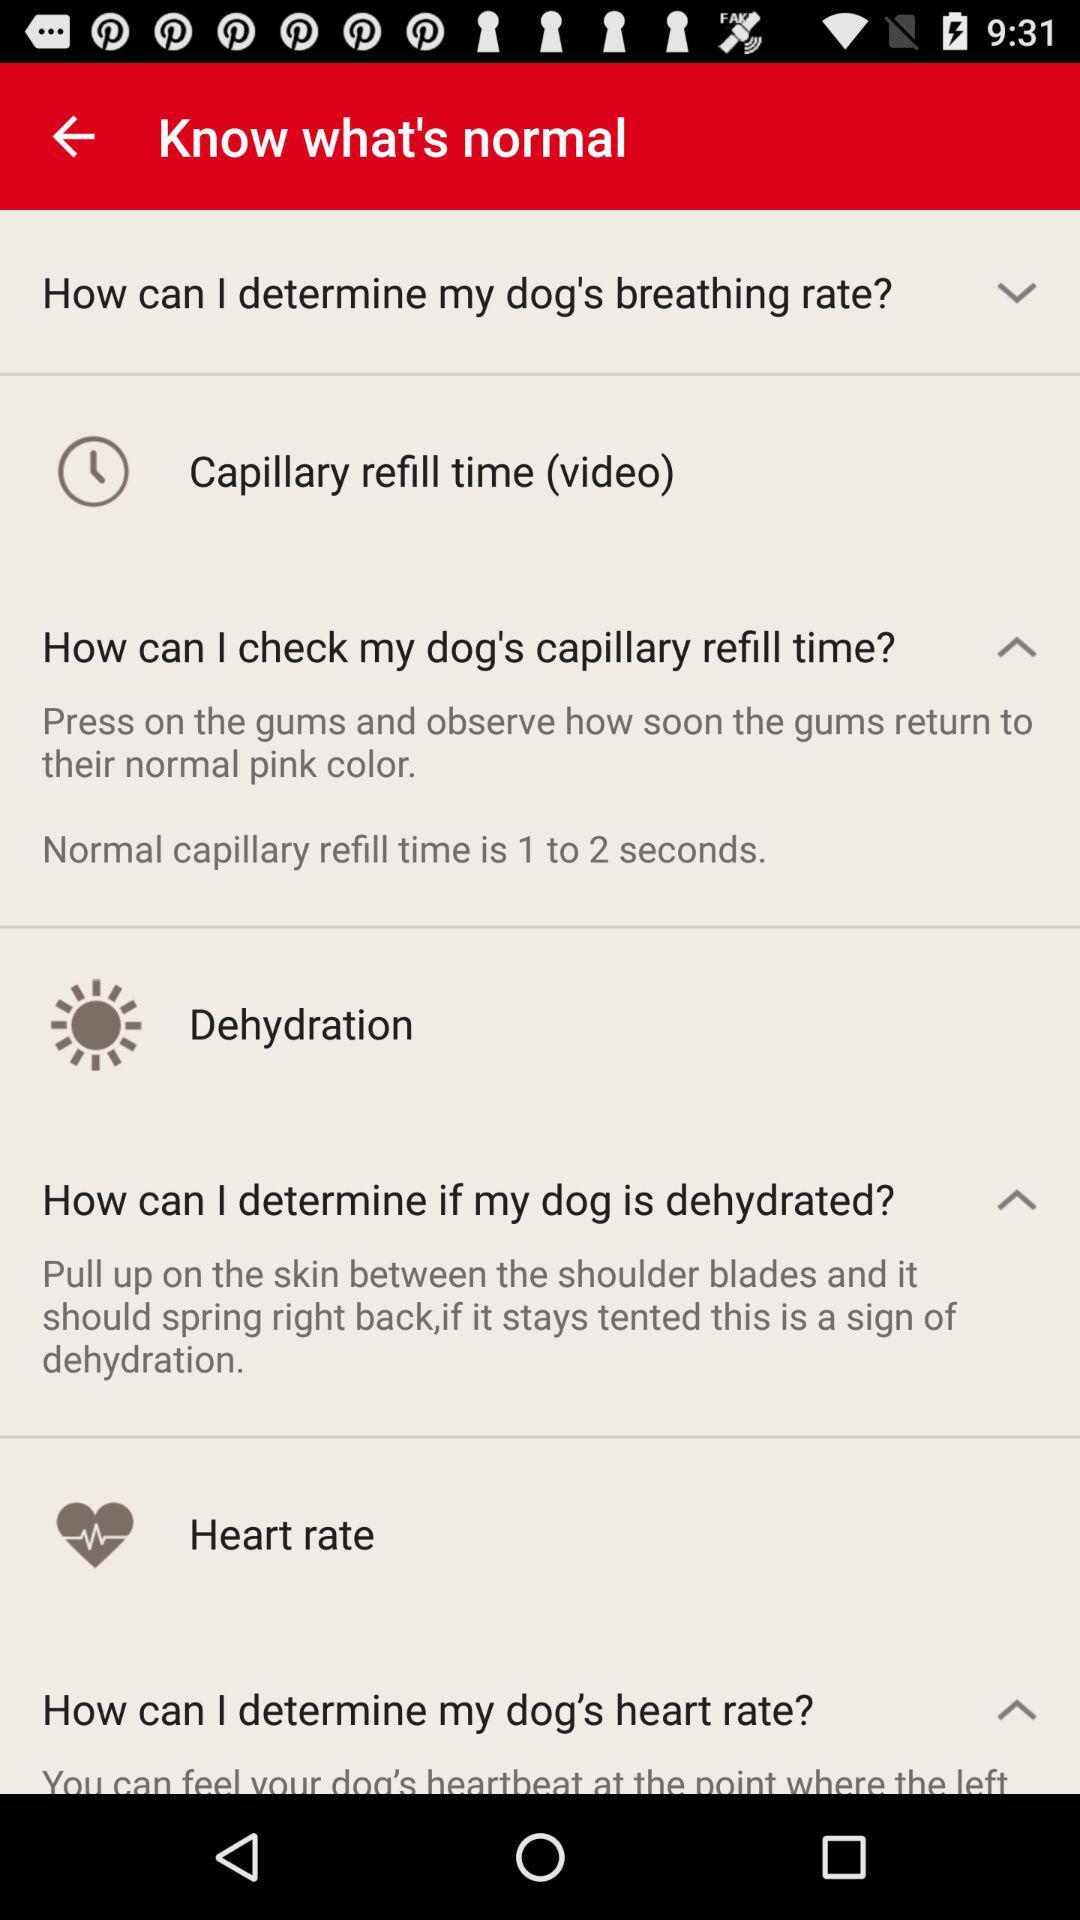 Image resolution: width=1080 pixels, height=1920 pixels. Describe the element at coordinates (1017, 1707) in the screenshot. I see `the caret right symbol which is to the right side of how can i determine my dogs heart rate` at that location.